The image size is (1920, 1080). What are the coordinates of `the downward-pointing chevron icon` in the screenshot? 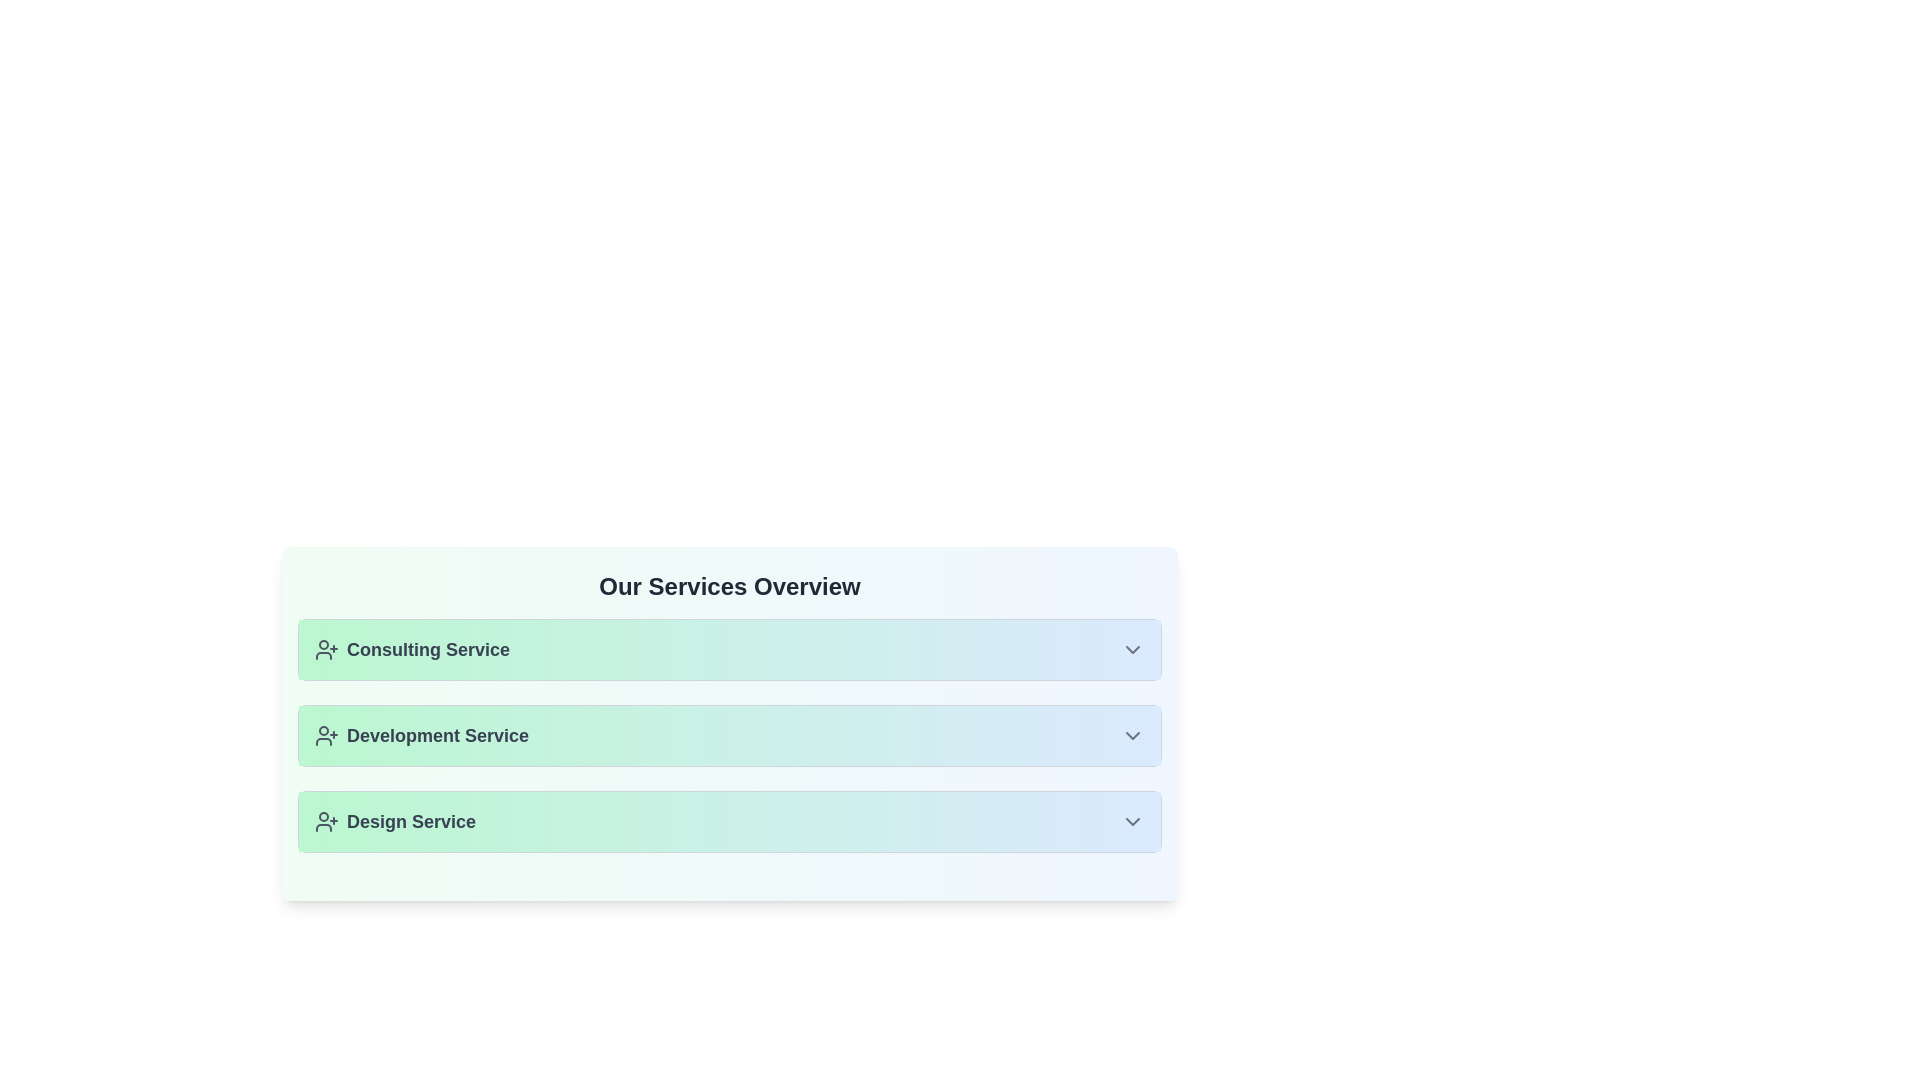 It's located at (1132, 821).